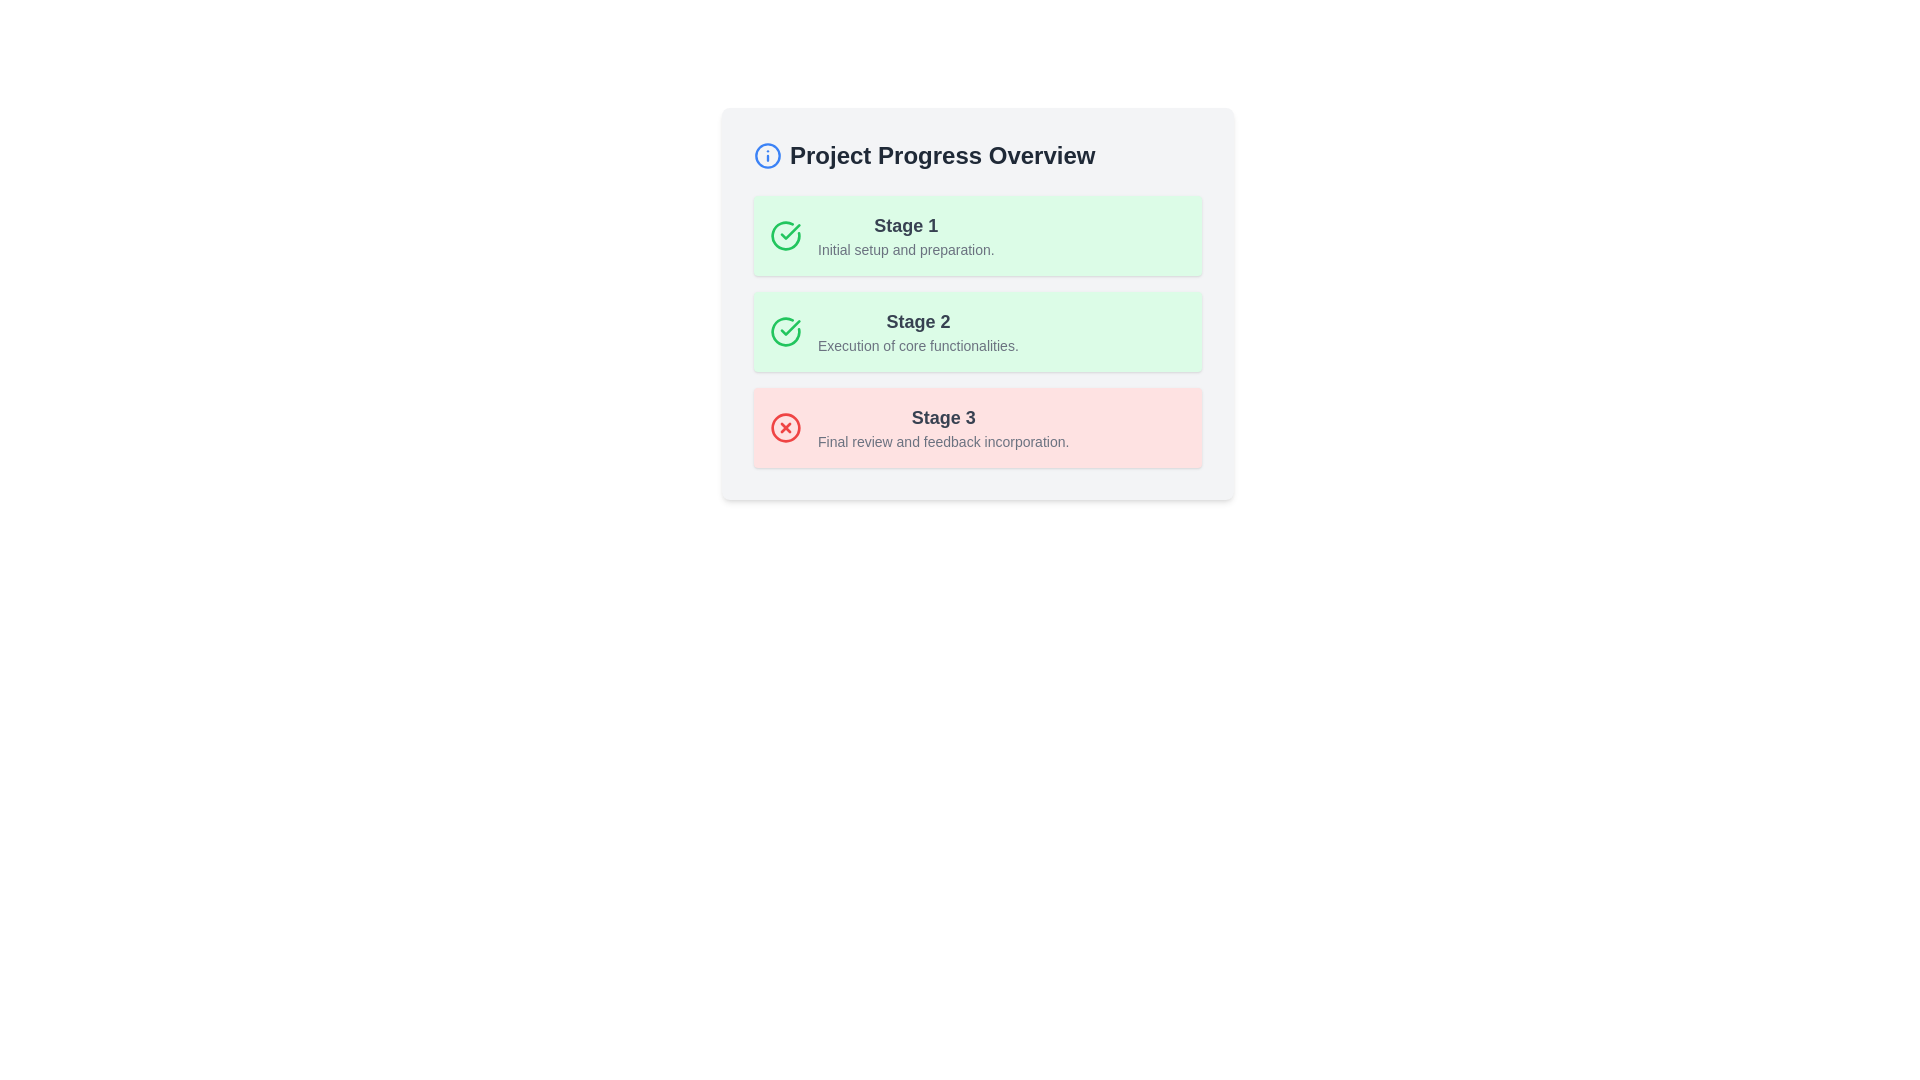 The width and height of the screenshot is (1920, 1080). I want to click on the information icon, which is a circular design with a blue outline and a white background featuring a centered 'i' symbol, so click(767, 154).